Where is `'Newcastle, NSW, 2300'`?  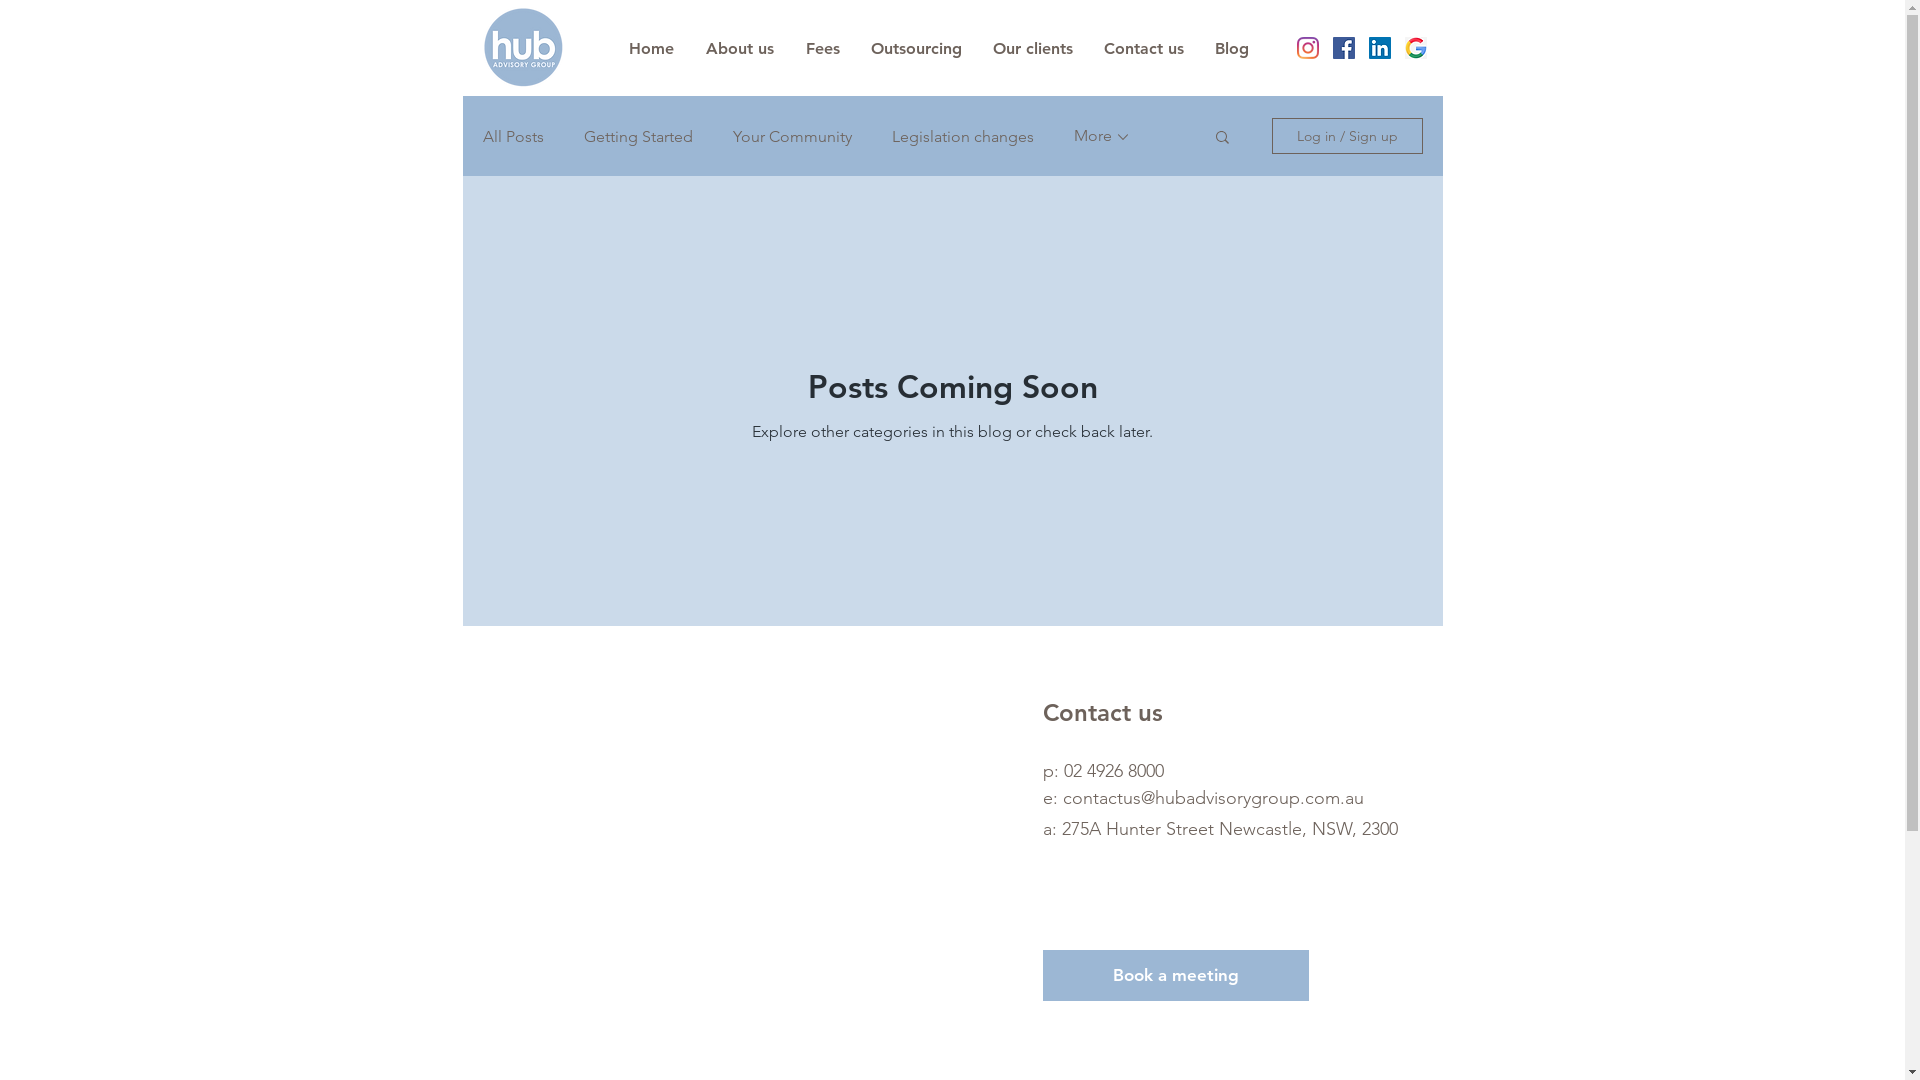 'Newcastle, NSW, 2300' is located at coordinates (1217, 829).